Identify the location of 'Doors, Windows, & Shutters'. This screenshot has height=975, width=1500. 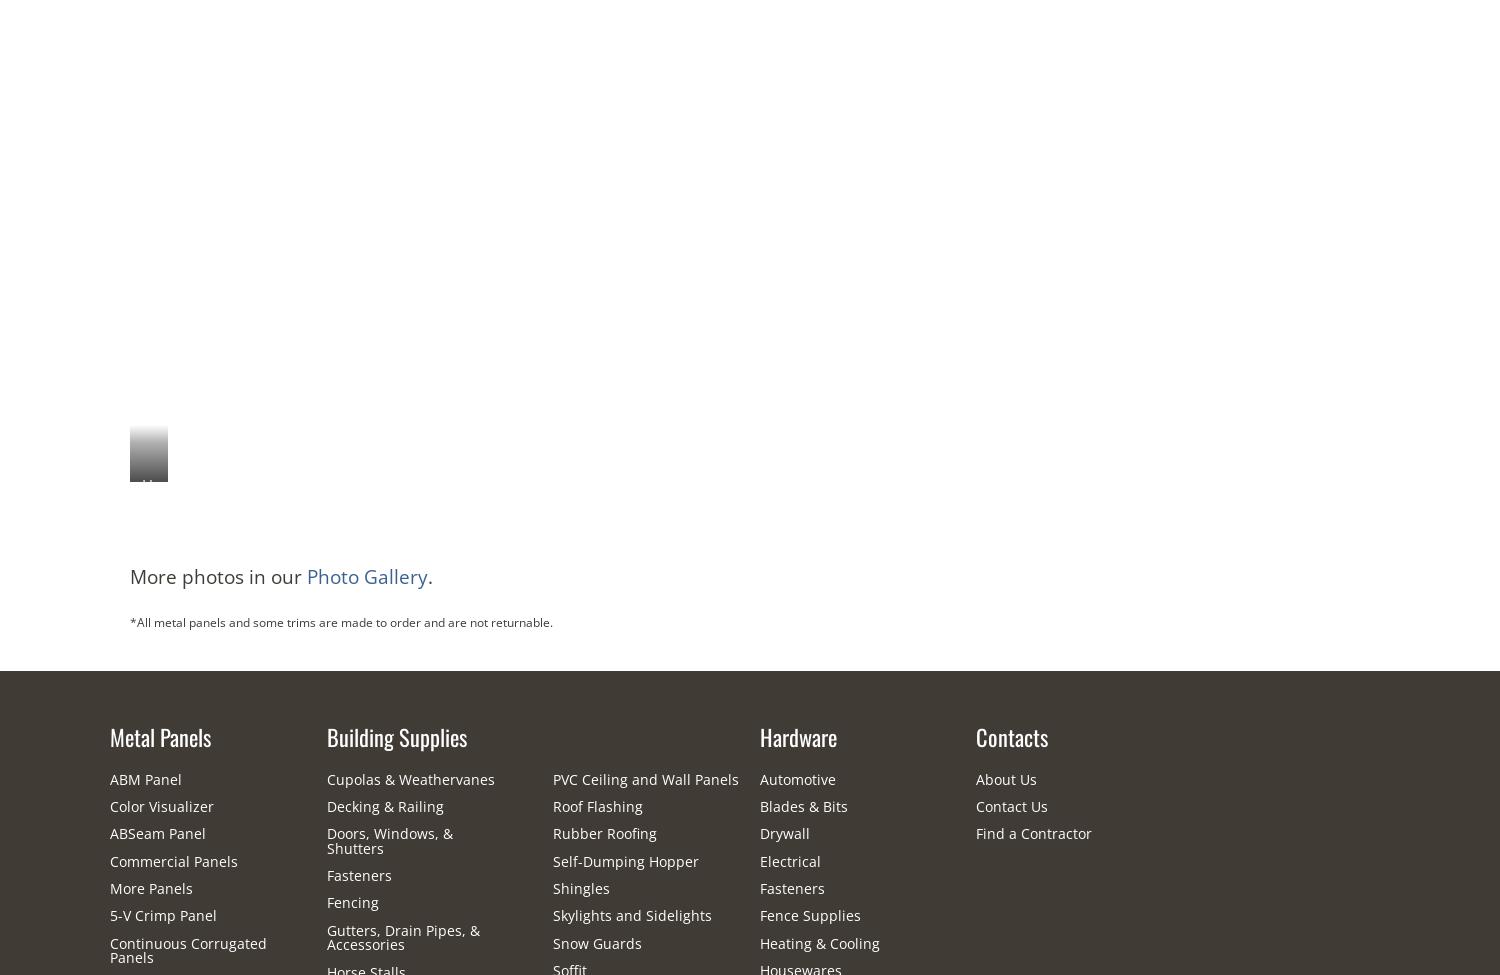
(388, 840).